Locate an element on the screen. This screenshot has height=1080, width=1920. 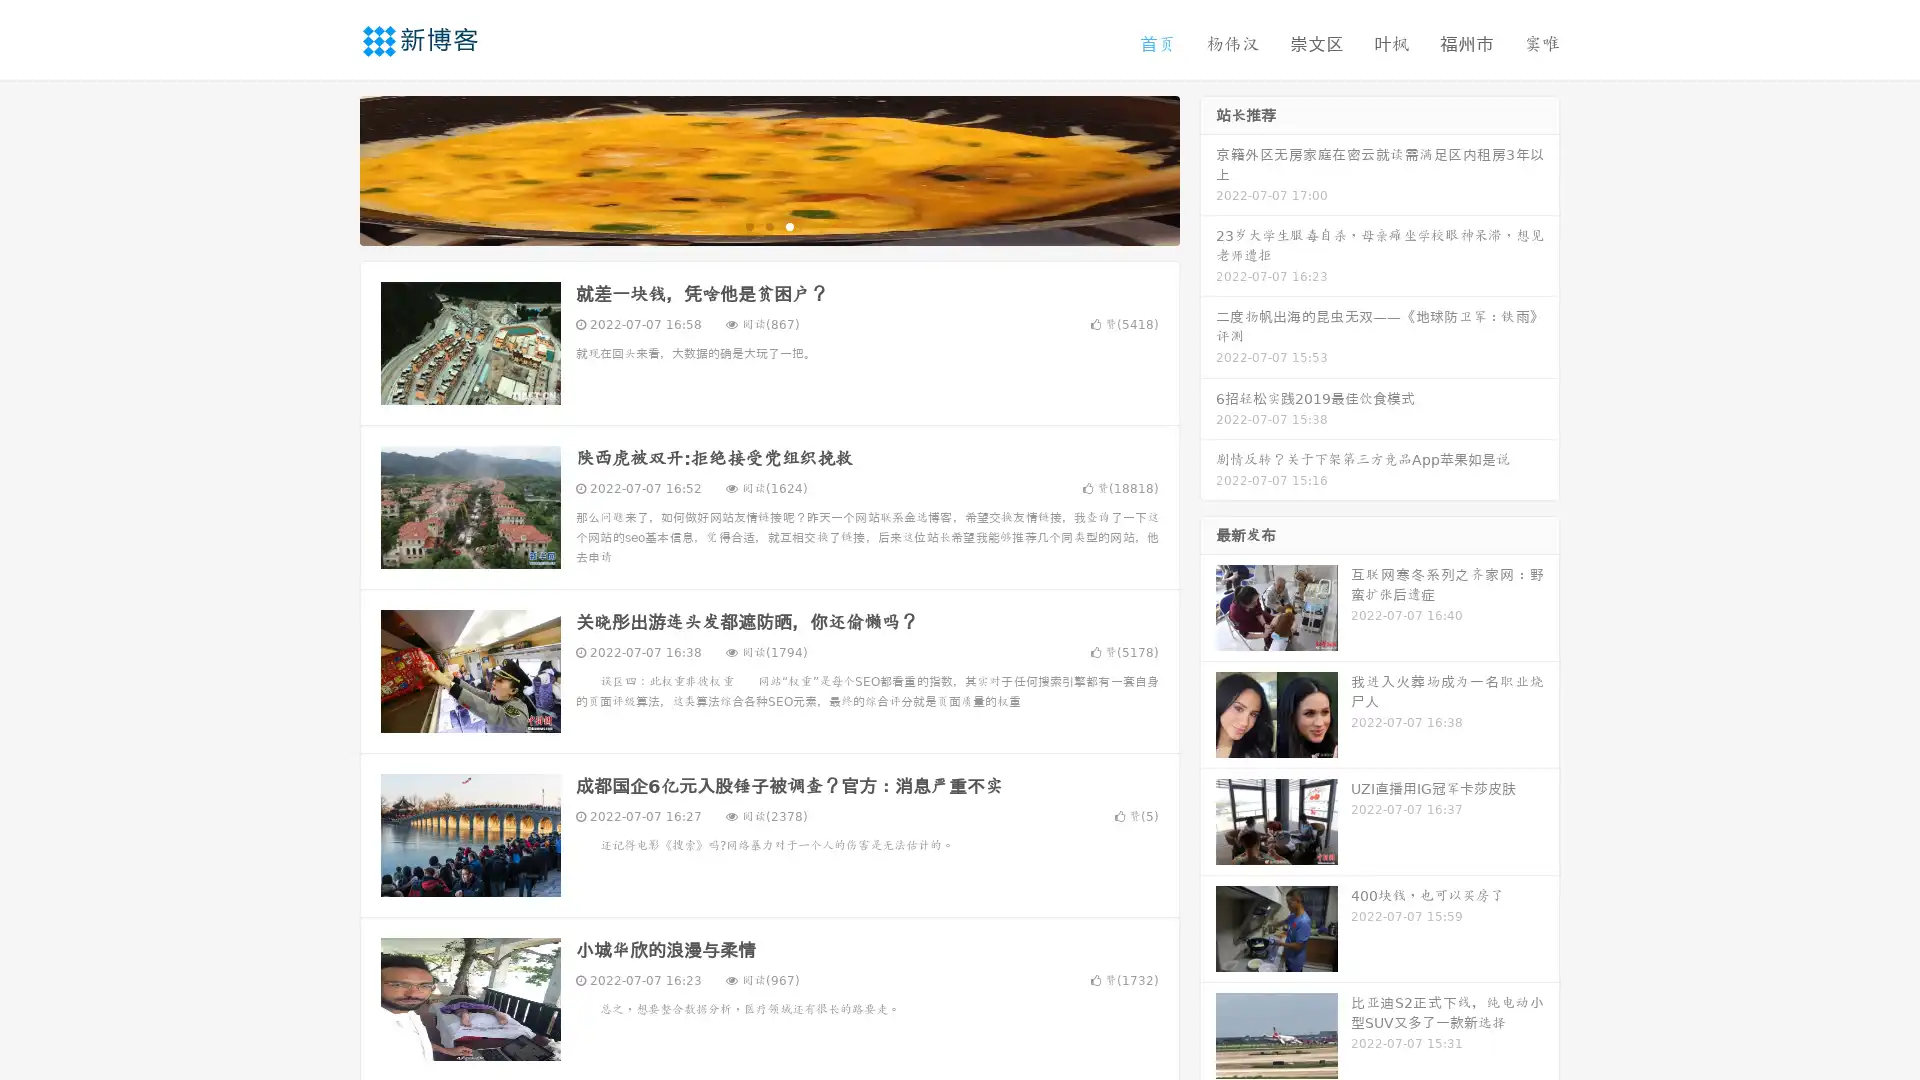
Go to slide 1 is located at coordinates (748, 225).